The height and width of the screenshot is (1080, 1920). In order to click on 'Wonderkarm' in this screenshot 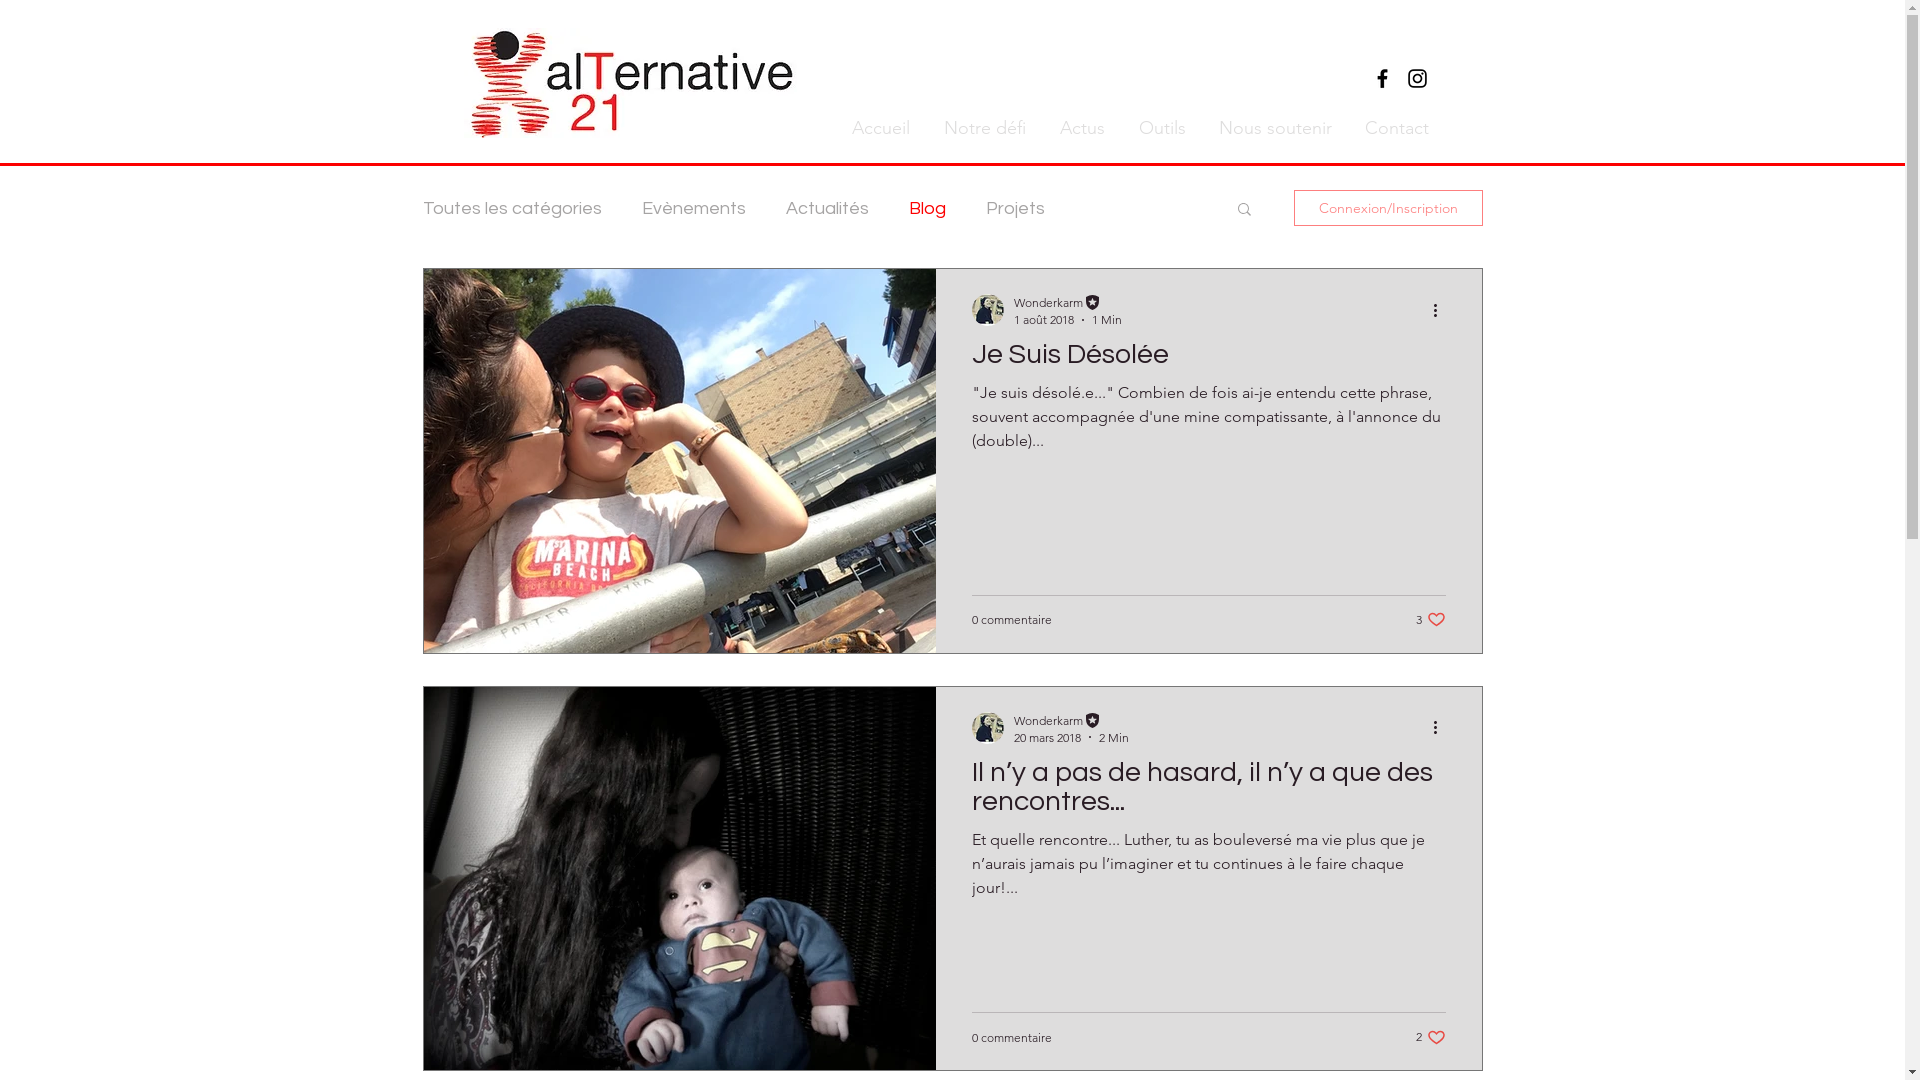, I will do `click(1013, 718)`.